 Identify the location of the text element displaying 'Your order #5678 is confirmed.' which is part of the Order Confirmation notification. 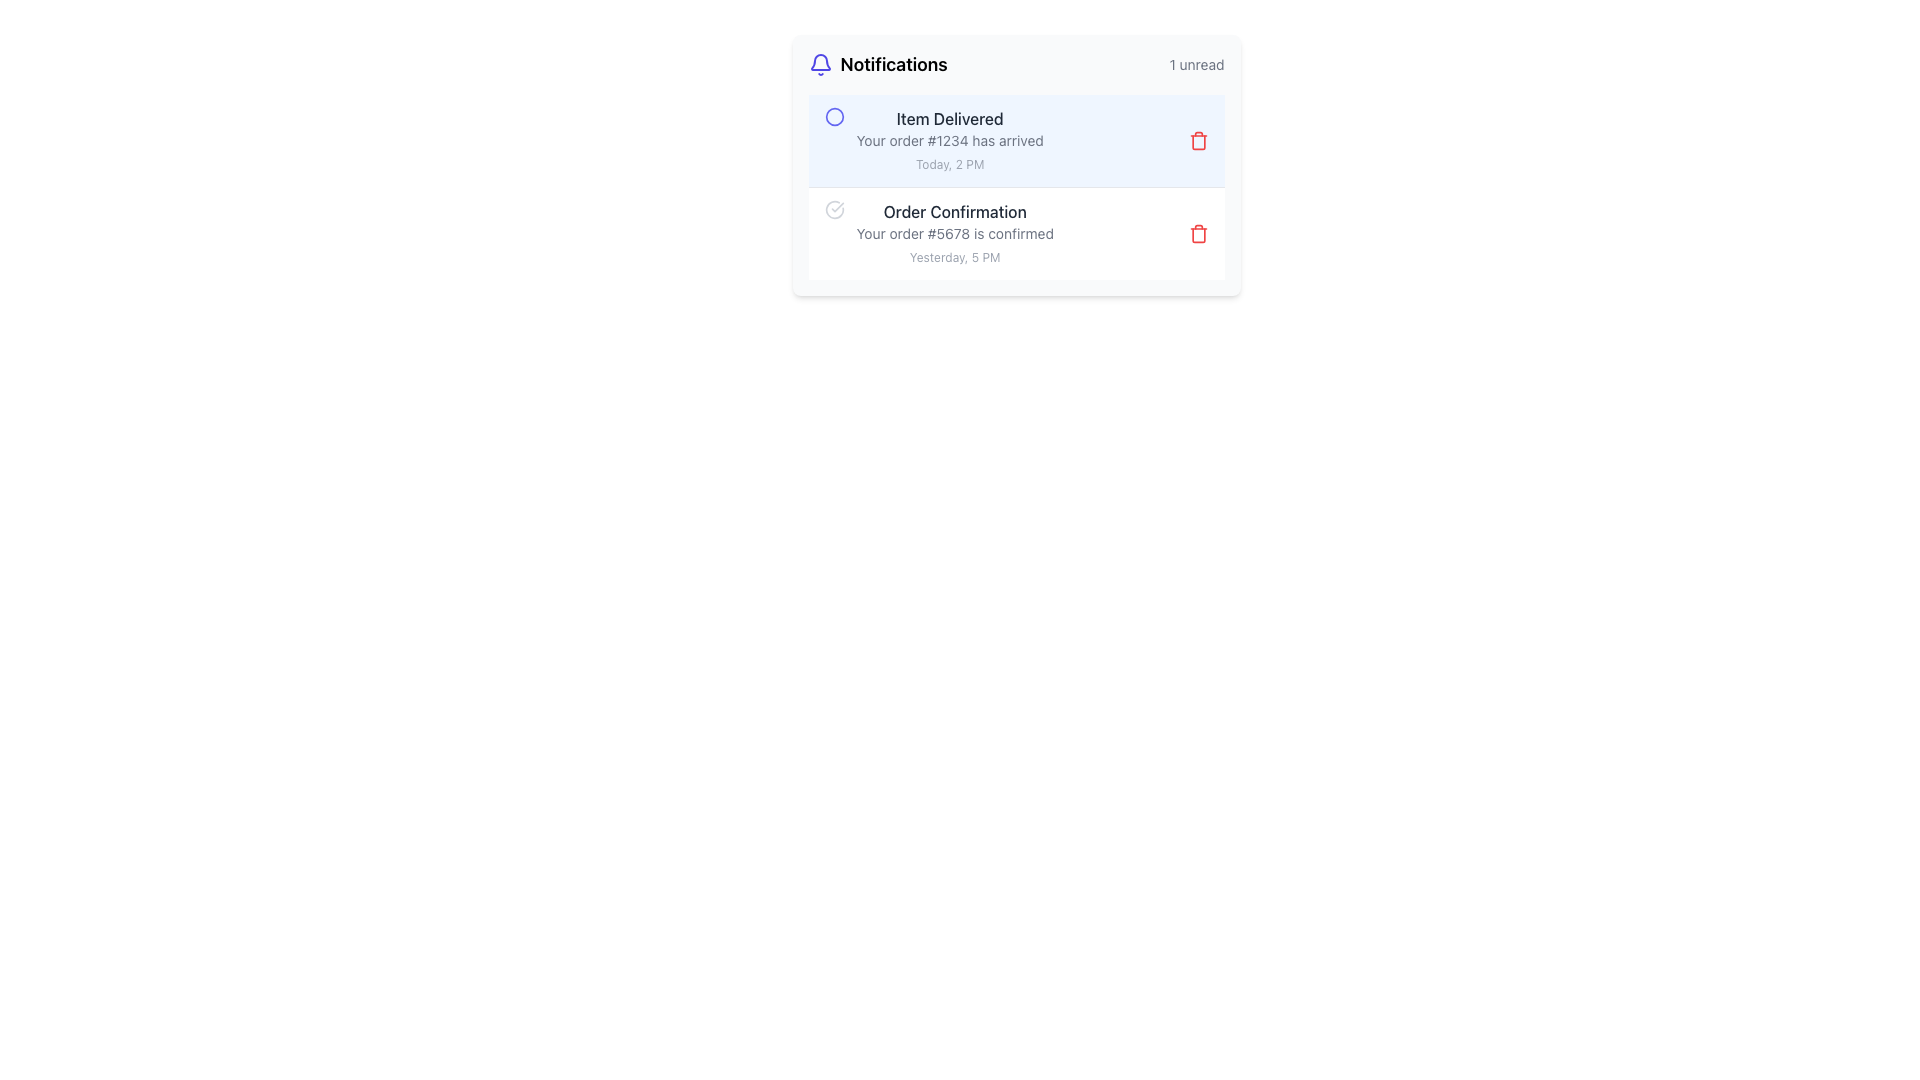
(954, 233).